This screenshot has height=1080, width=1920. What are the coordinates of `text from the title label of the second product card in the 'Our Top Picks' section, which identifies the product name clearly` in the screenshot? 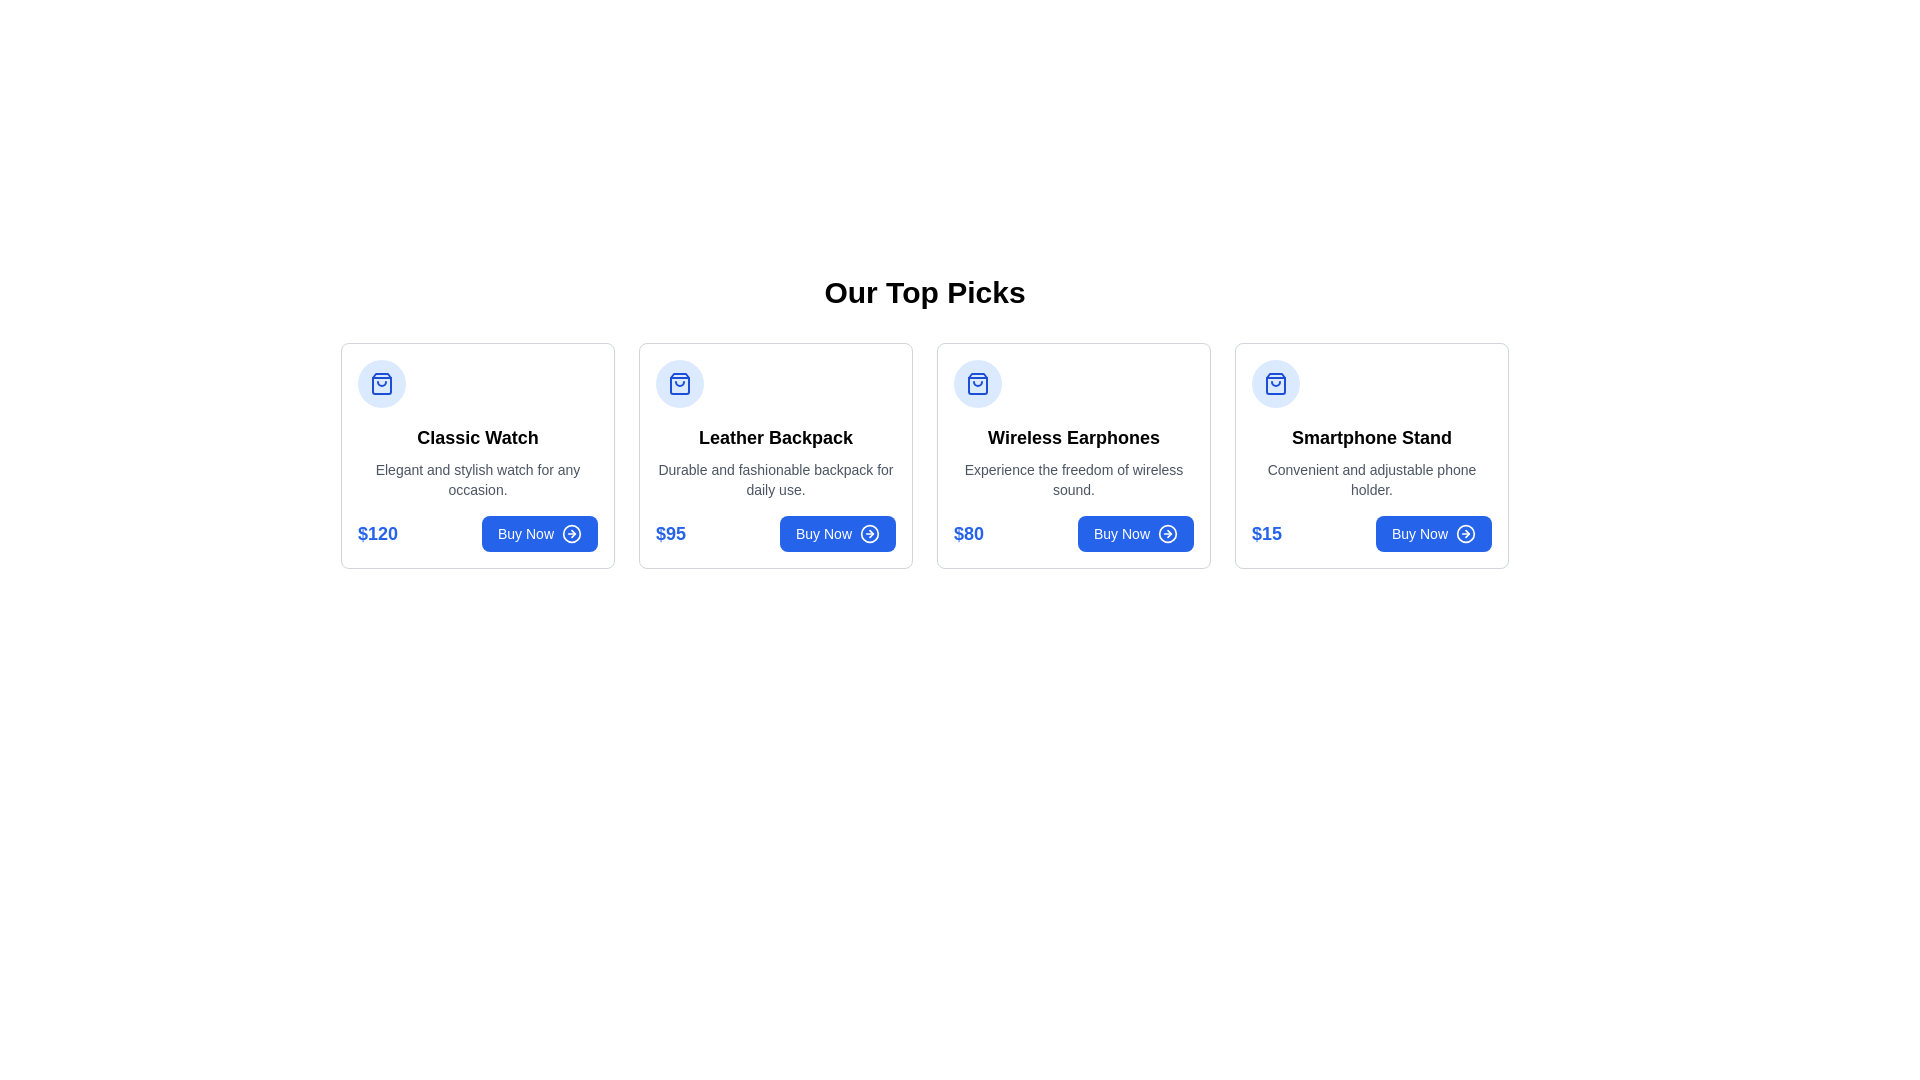 It's located at (775, 437).